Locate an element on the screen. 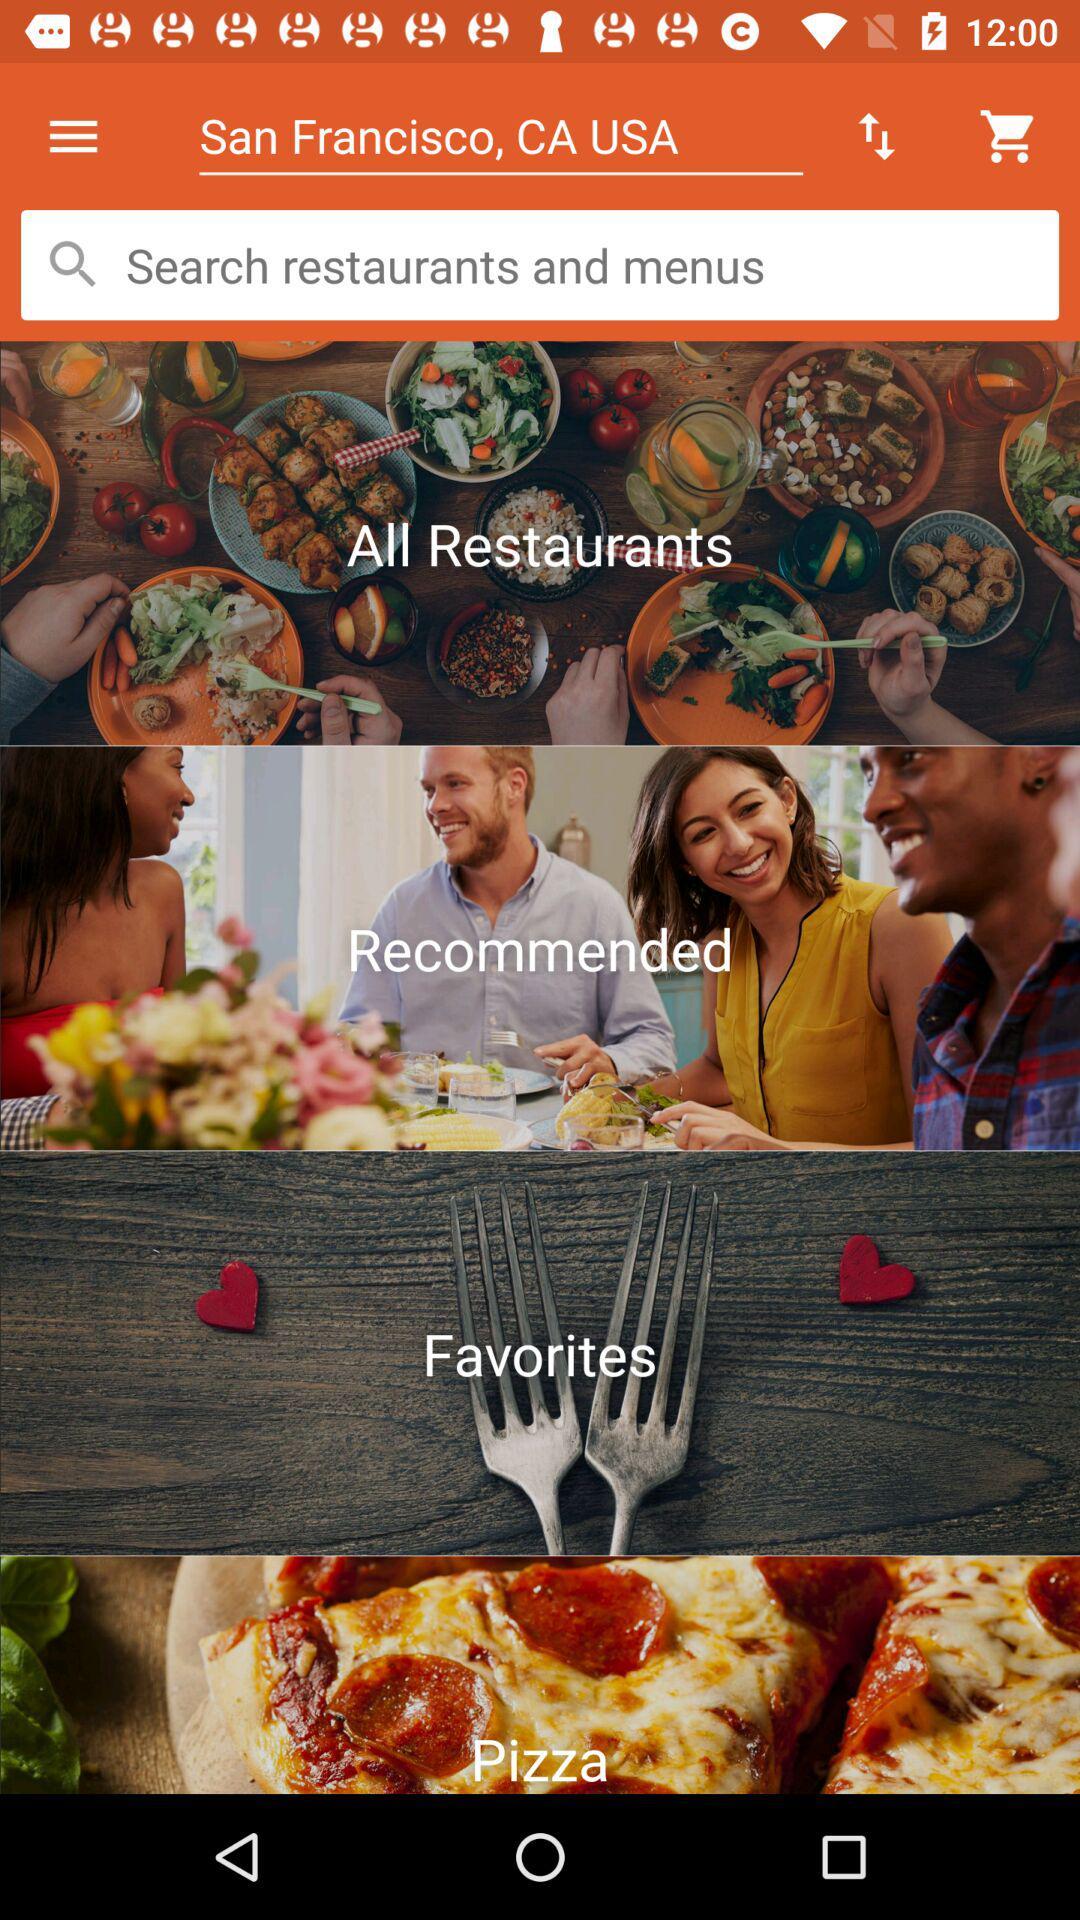 The image size is (1080, 1920). search for is located at coordinates (540, 264).